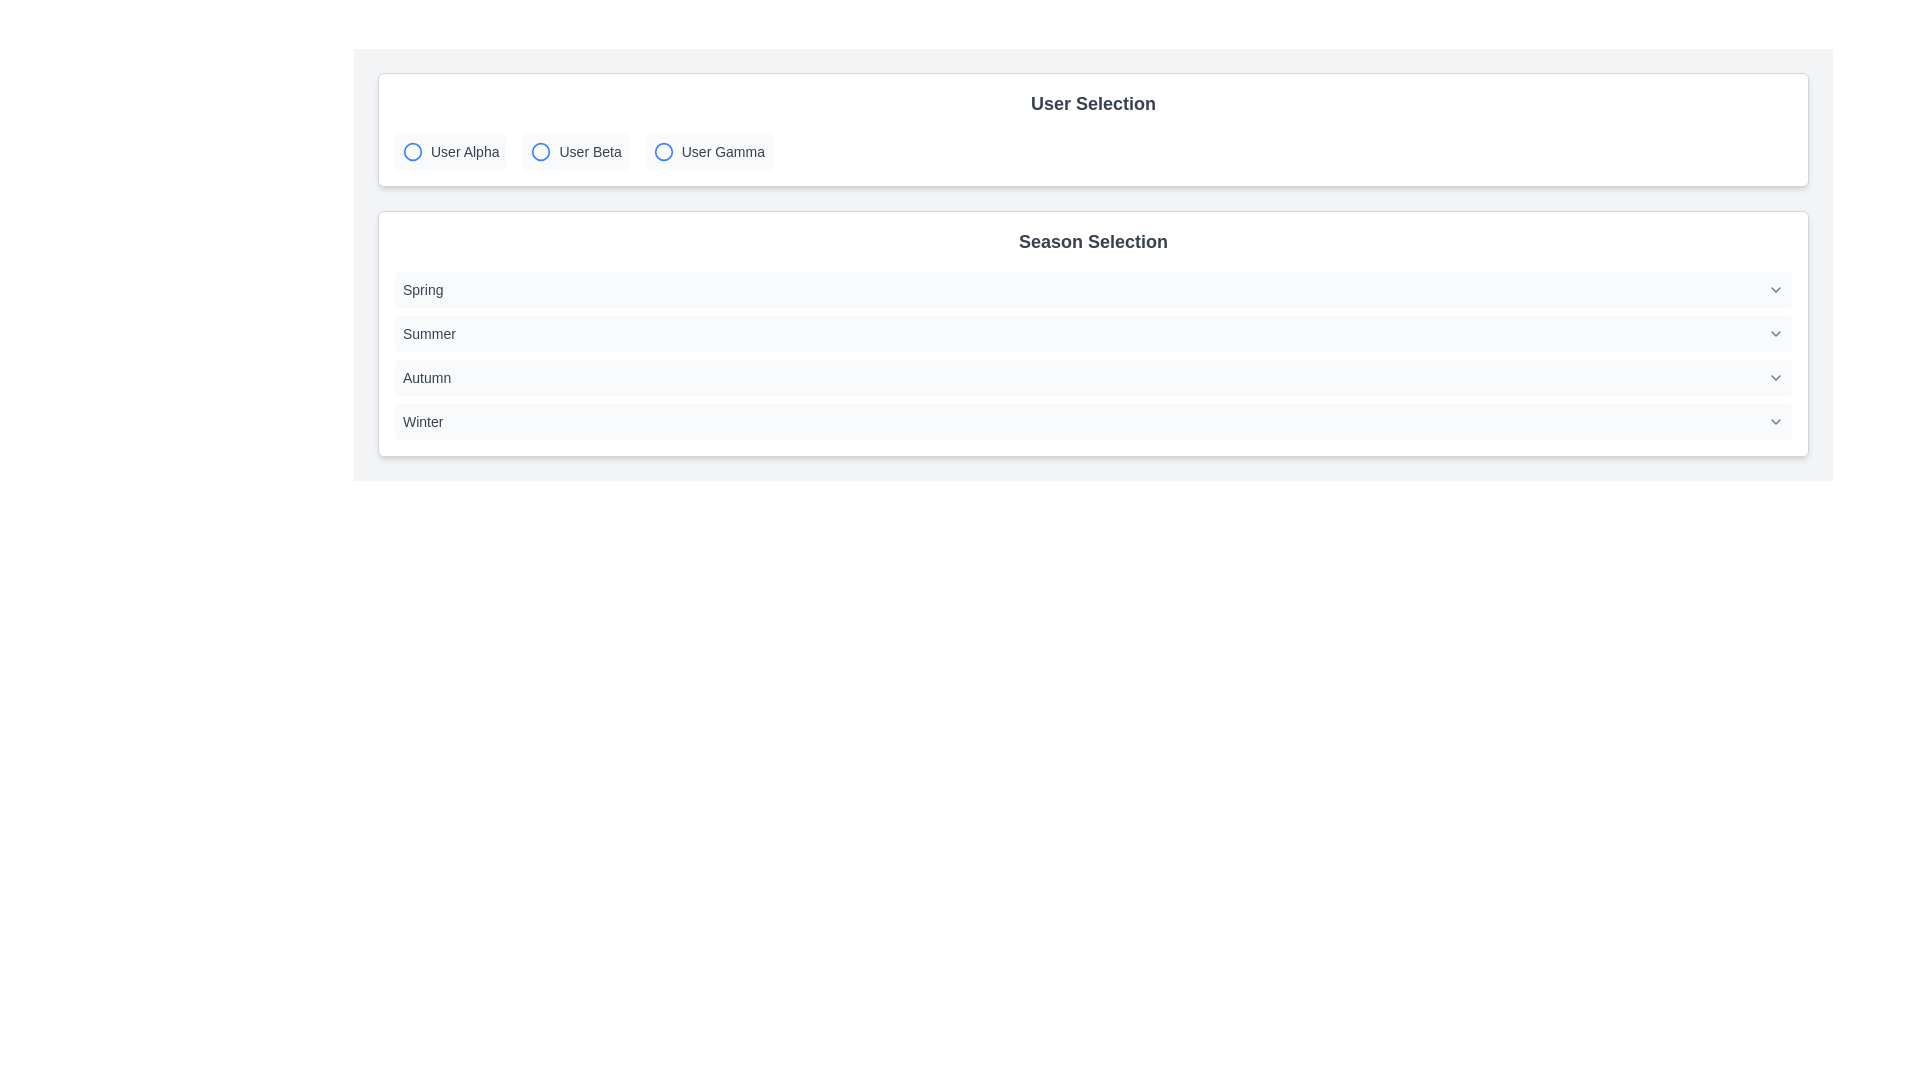 This screenshot has height=1080, width=1920. I want to click on the blue-bordered circular radio button associated with the 'User Beta' option, so click(541, 150).